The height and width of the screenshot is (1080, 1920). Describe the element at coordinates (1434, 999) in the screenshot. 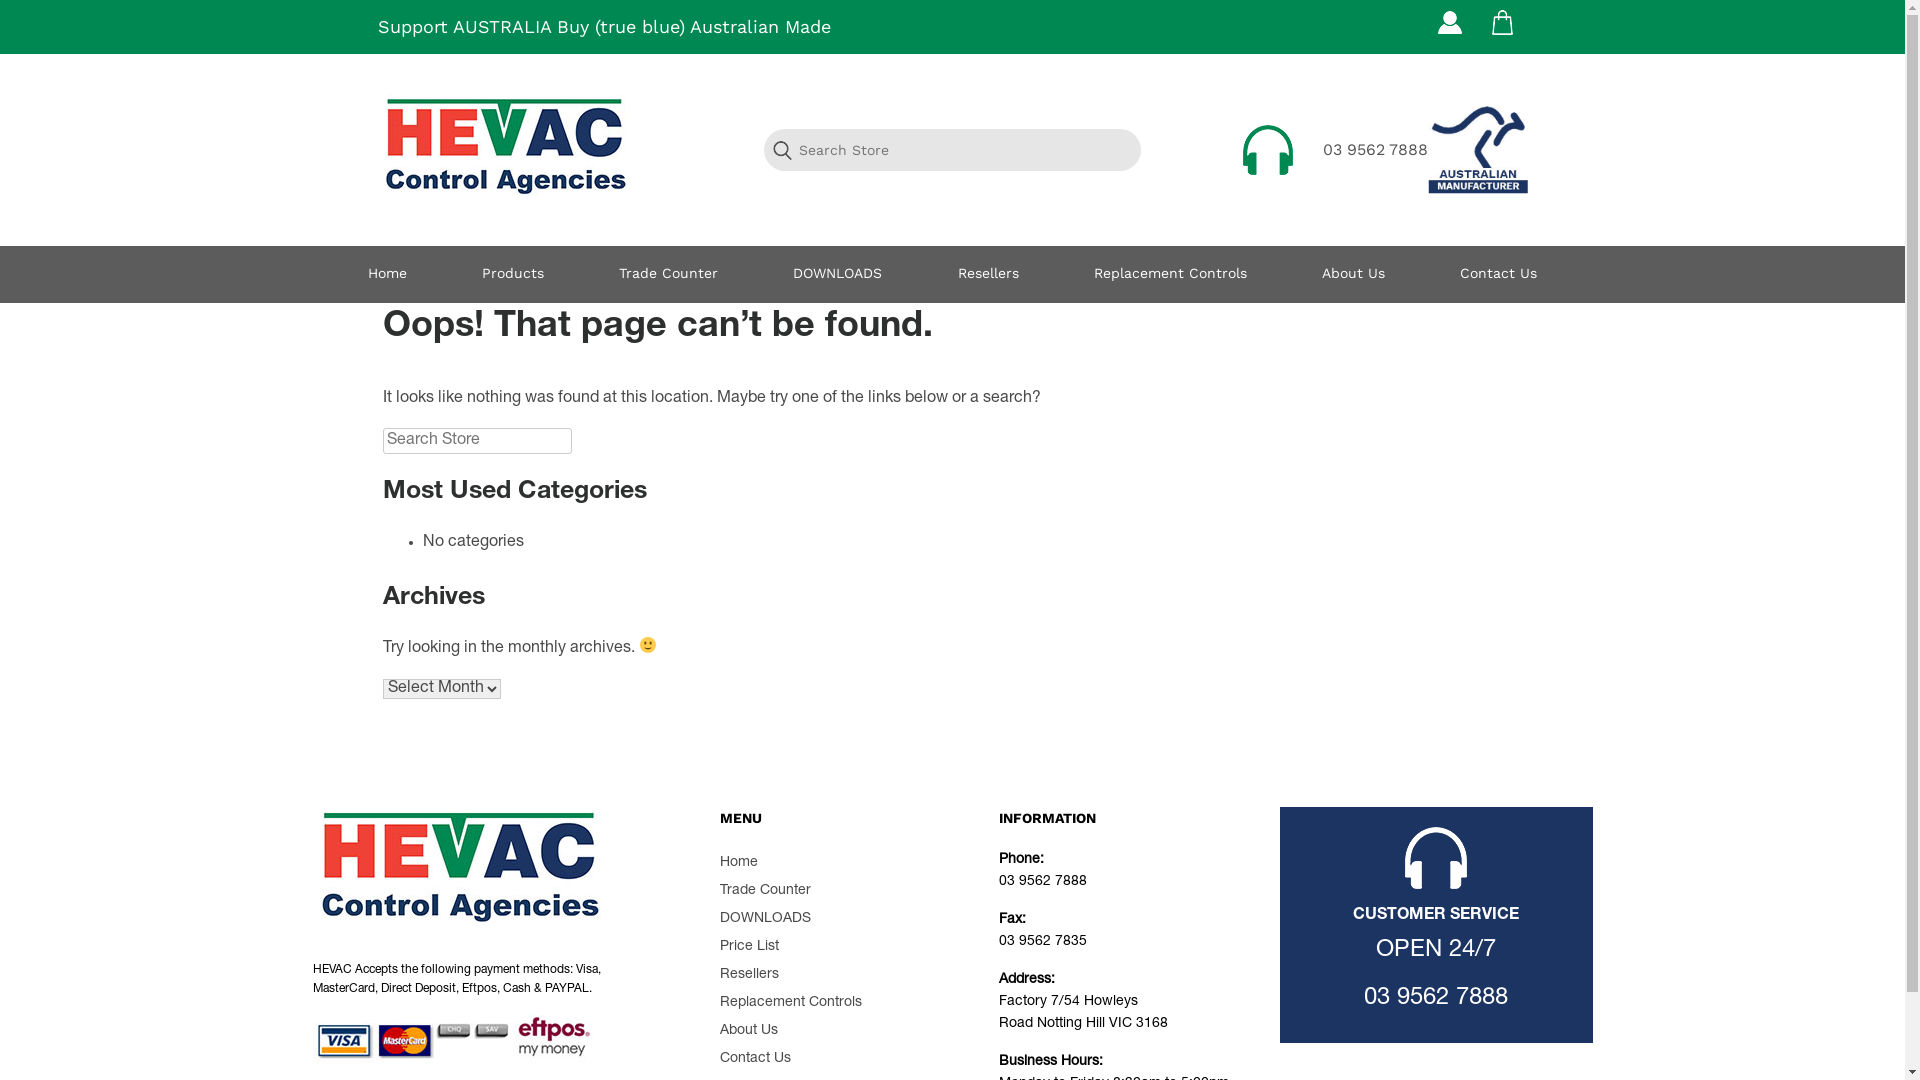

I see `'03 9562 7888'` at that location.